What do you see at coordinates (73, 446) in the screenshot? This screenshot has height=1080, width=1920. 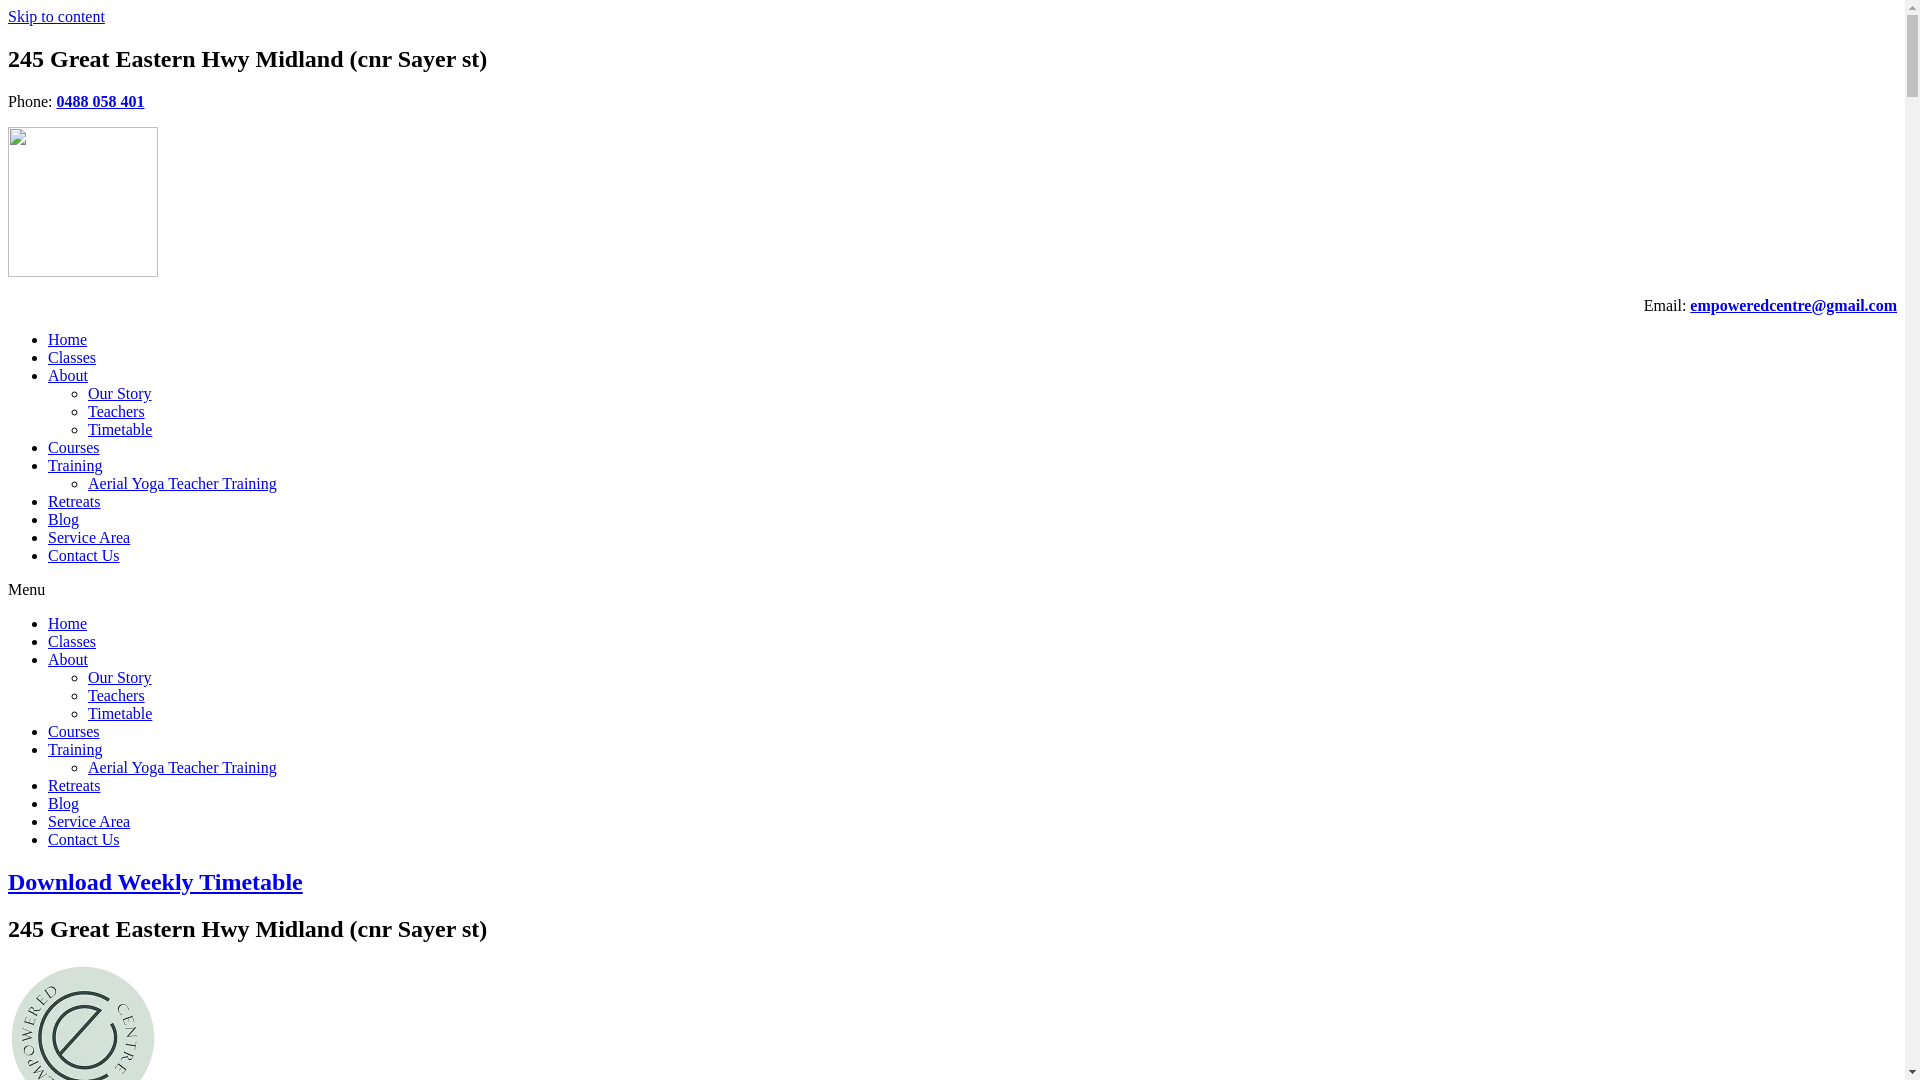 I see `'Courses'` at bounding box center [73, 446].